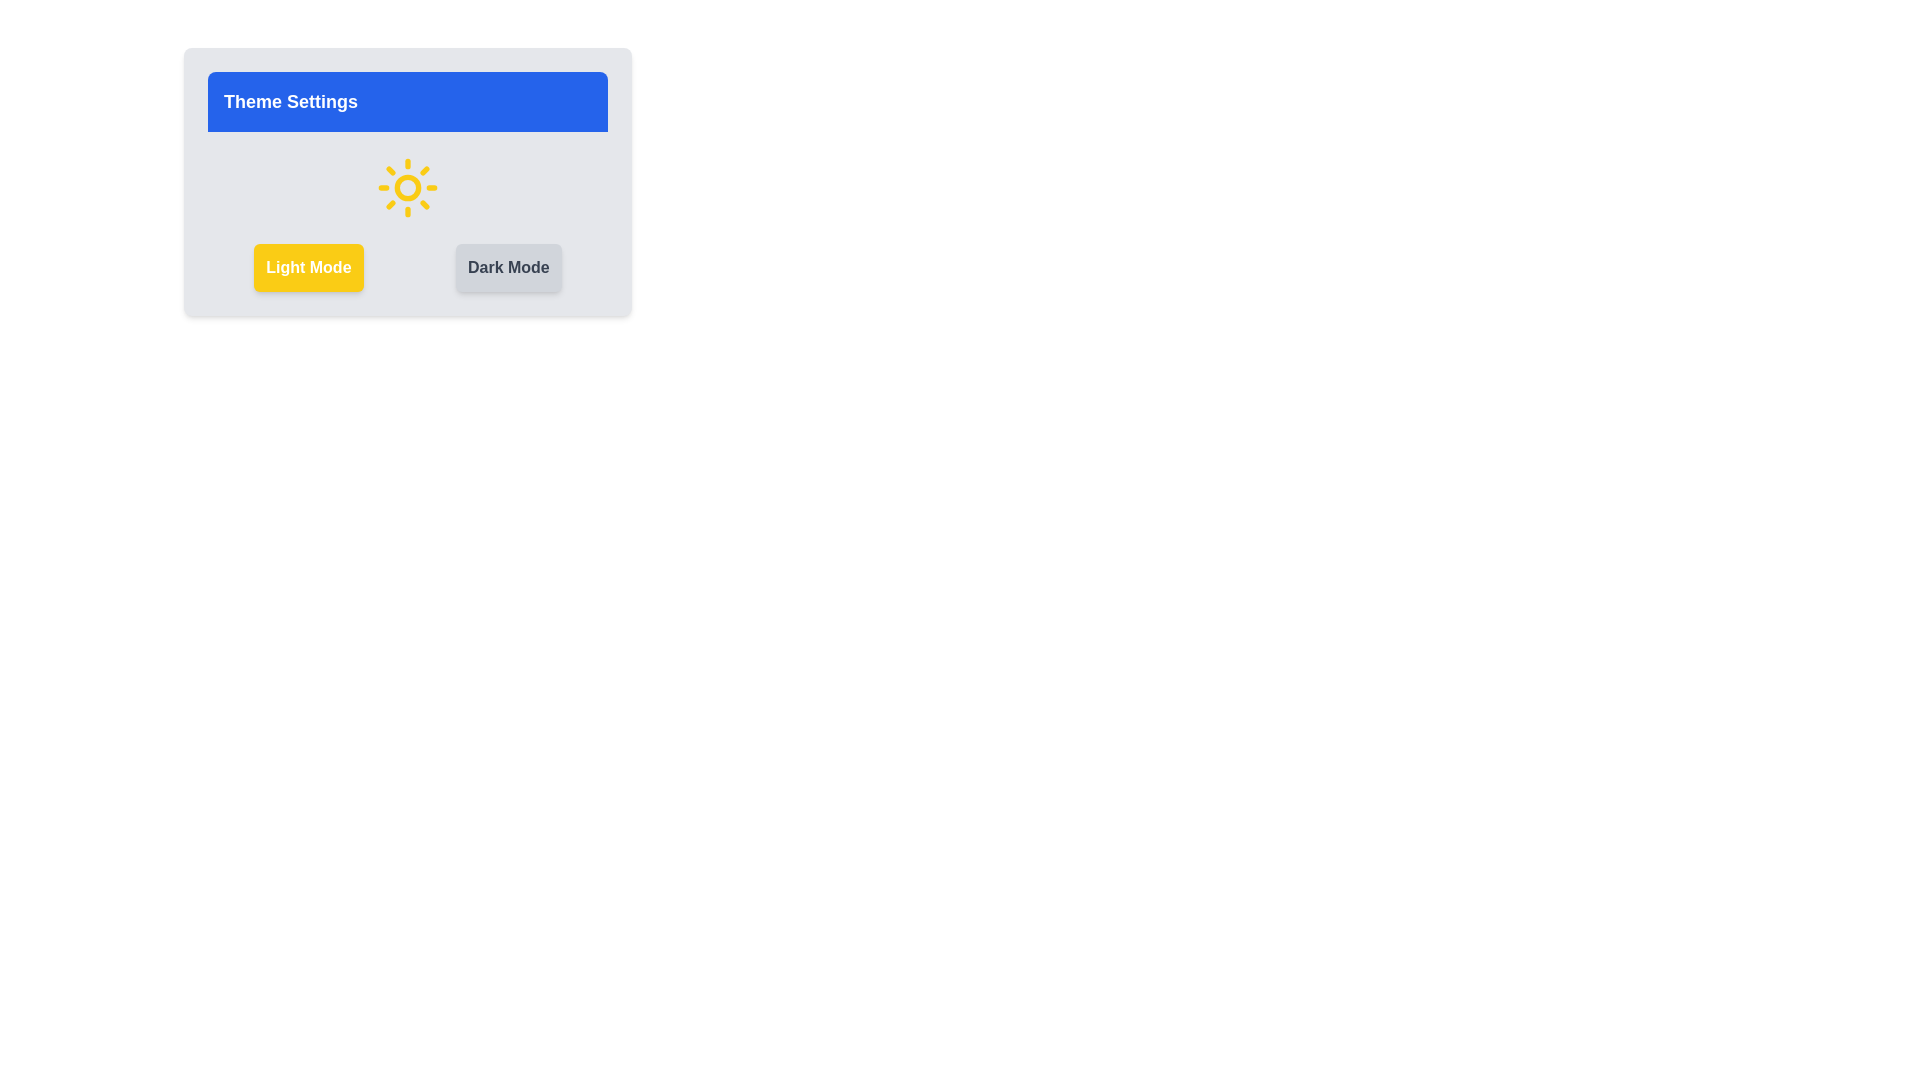  Describe the element at coordinates (307, 266) in the screenshot. I see `'Light Mode' button to toggle the theme to light mode` at that location.